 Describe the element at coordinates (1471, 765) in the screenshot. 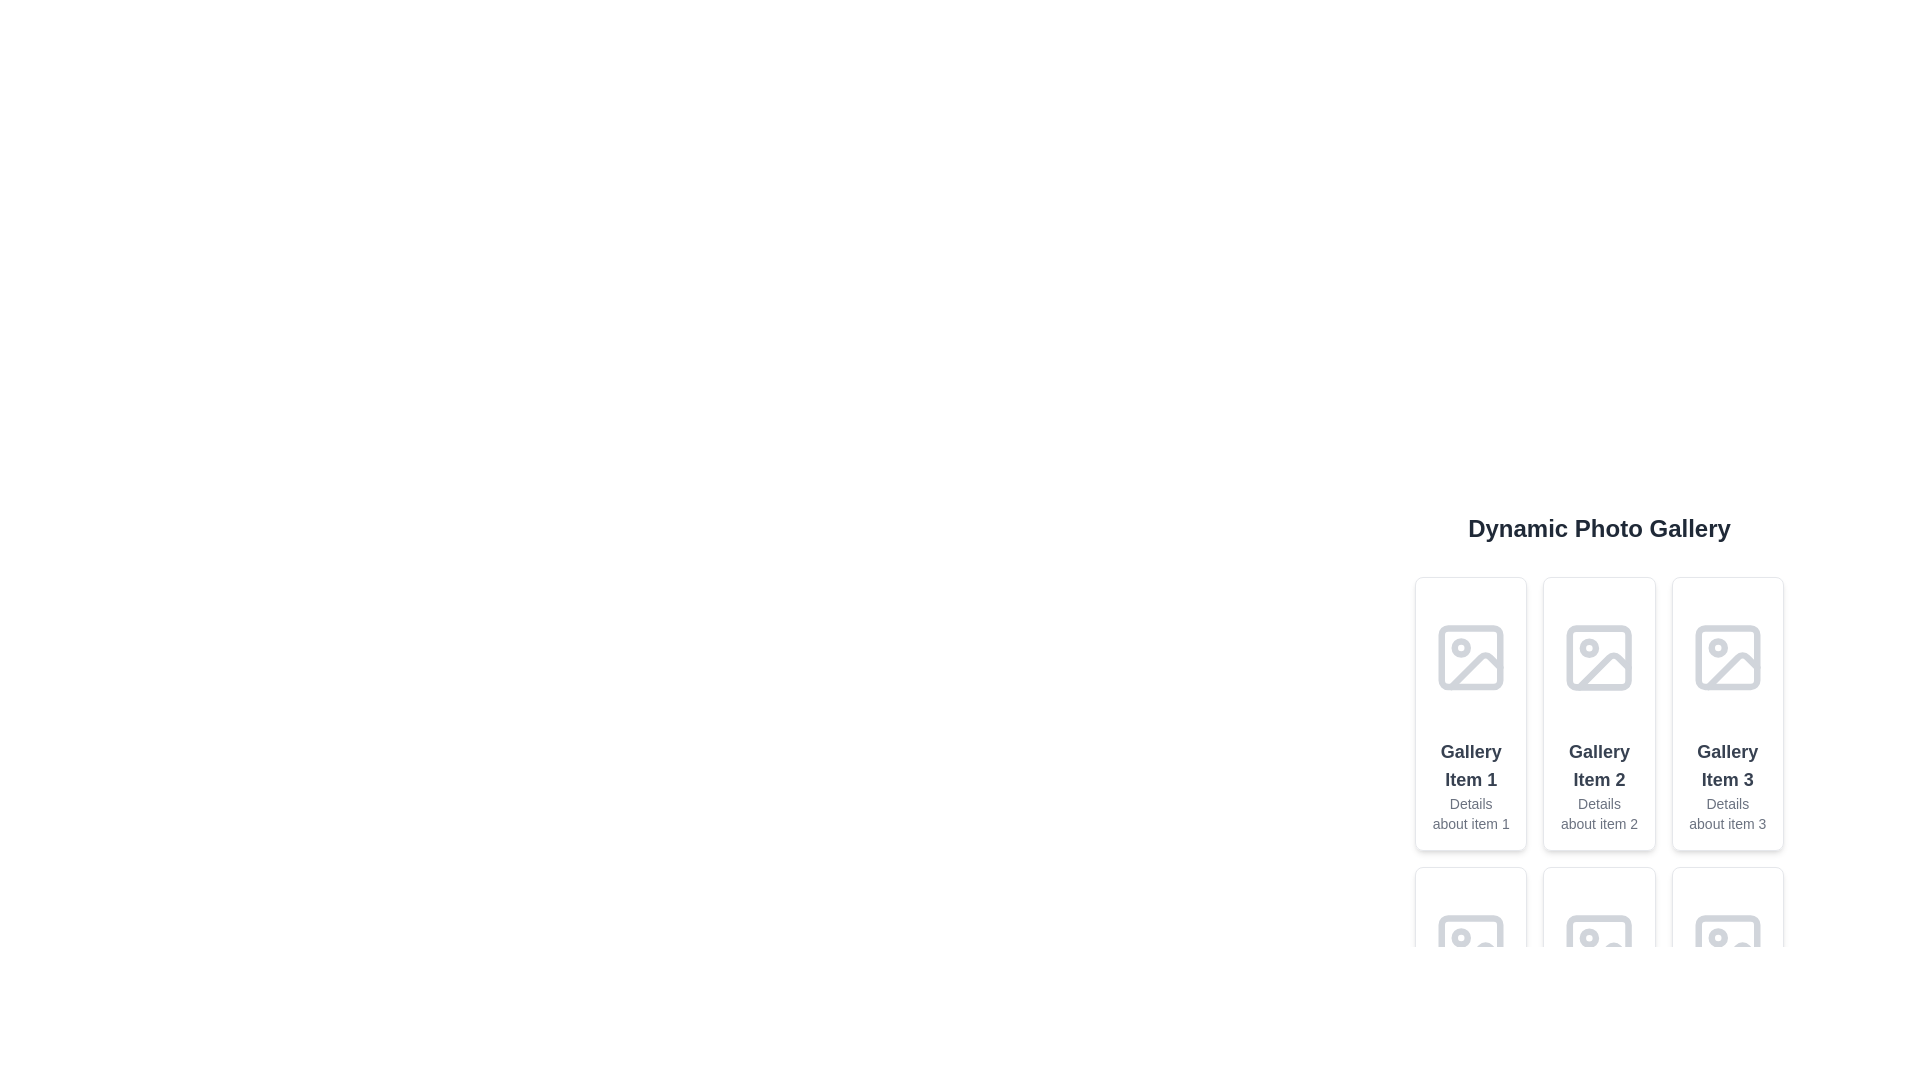

I see `the text label 'Gallery Item 1'` at that location.